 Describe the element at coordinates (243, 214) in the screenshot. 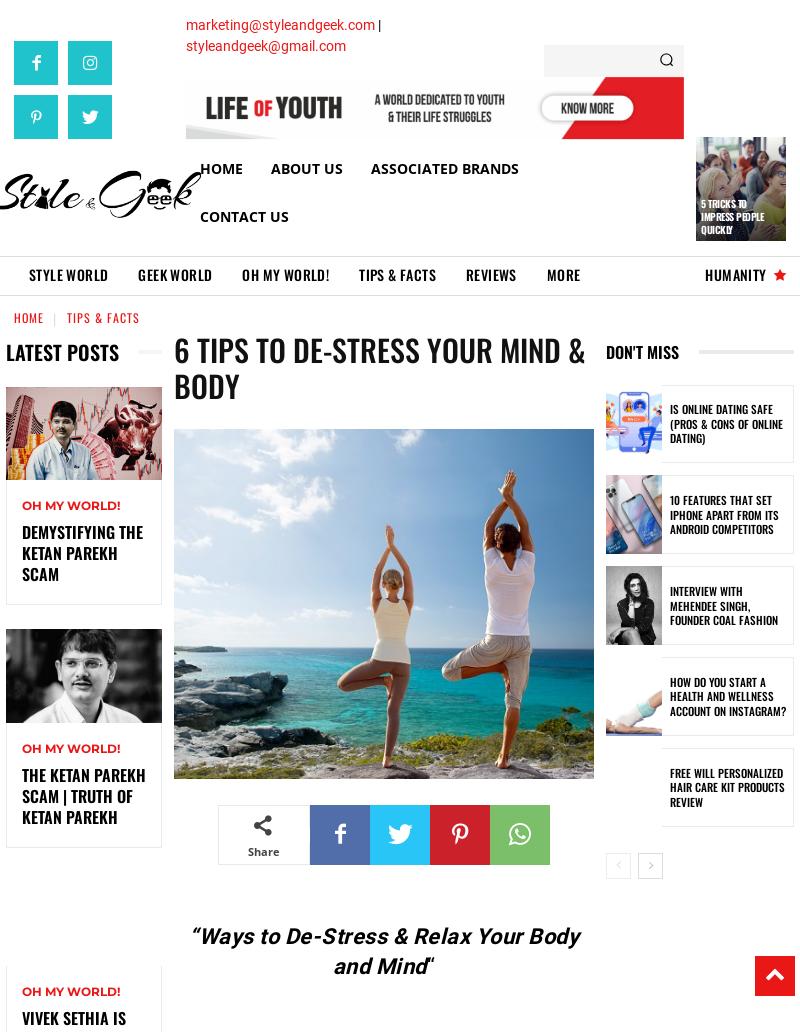

I see `'Contact Us'` at that location.